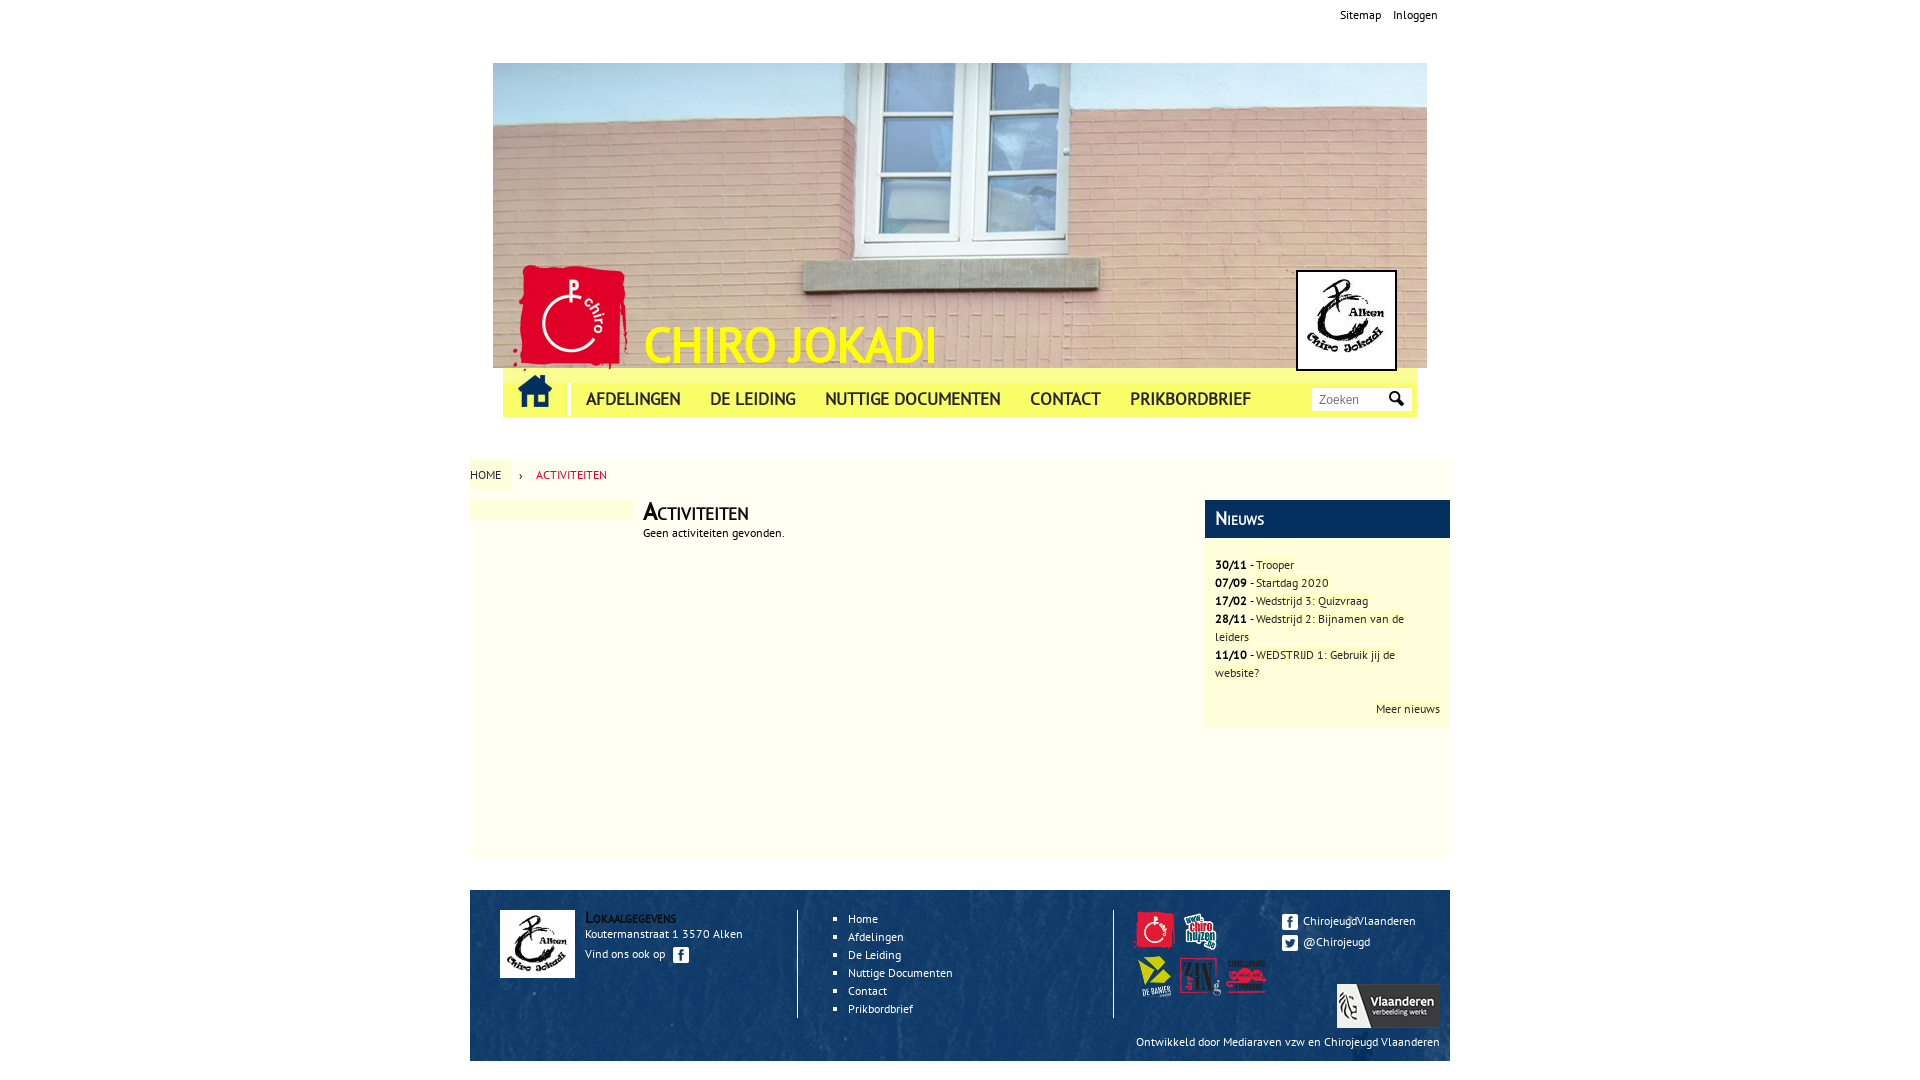  I want to click on 'Nuttige Documenten', so click(899, 971).